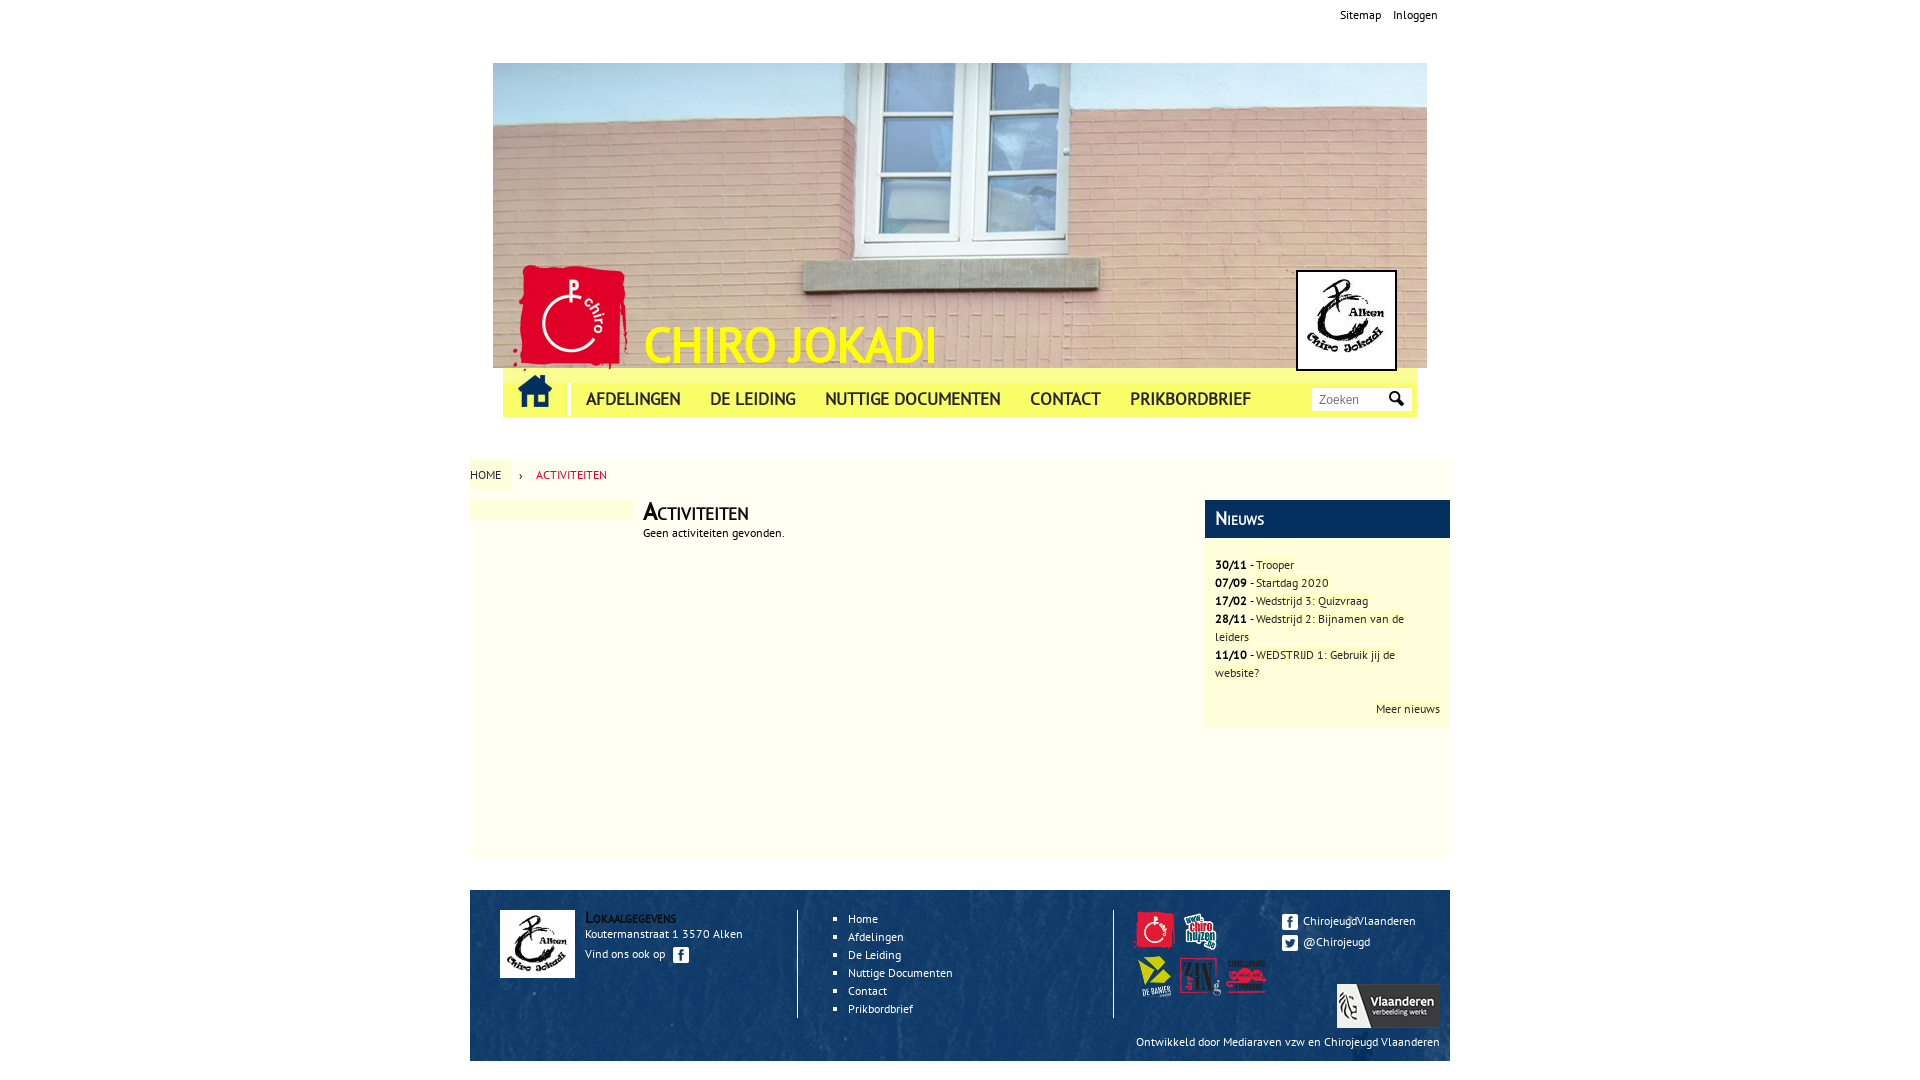  I want to click on 'Nuttige Documenten', so click(899, 971).